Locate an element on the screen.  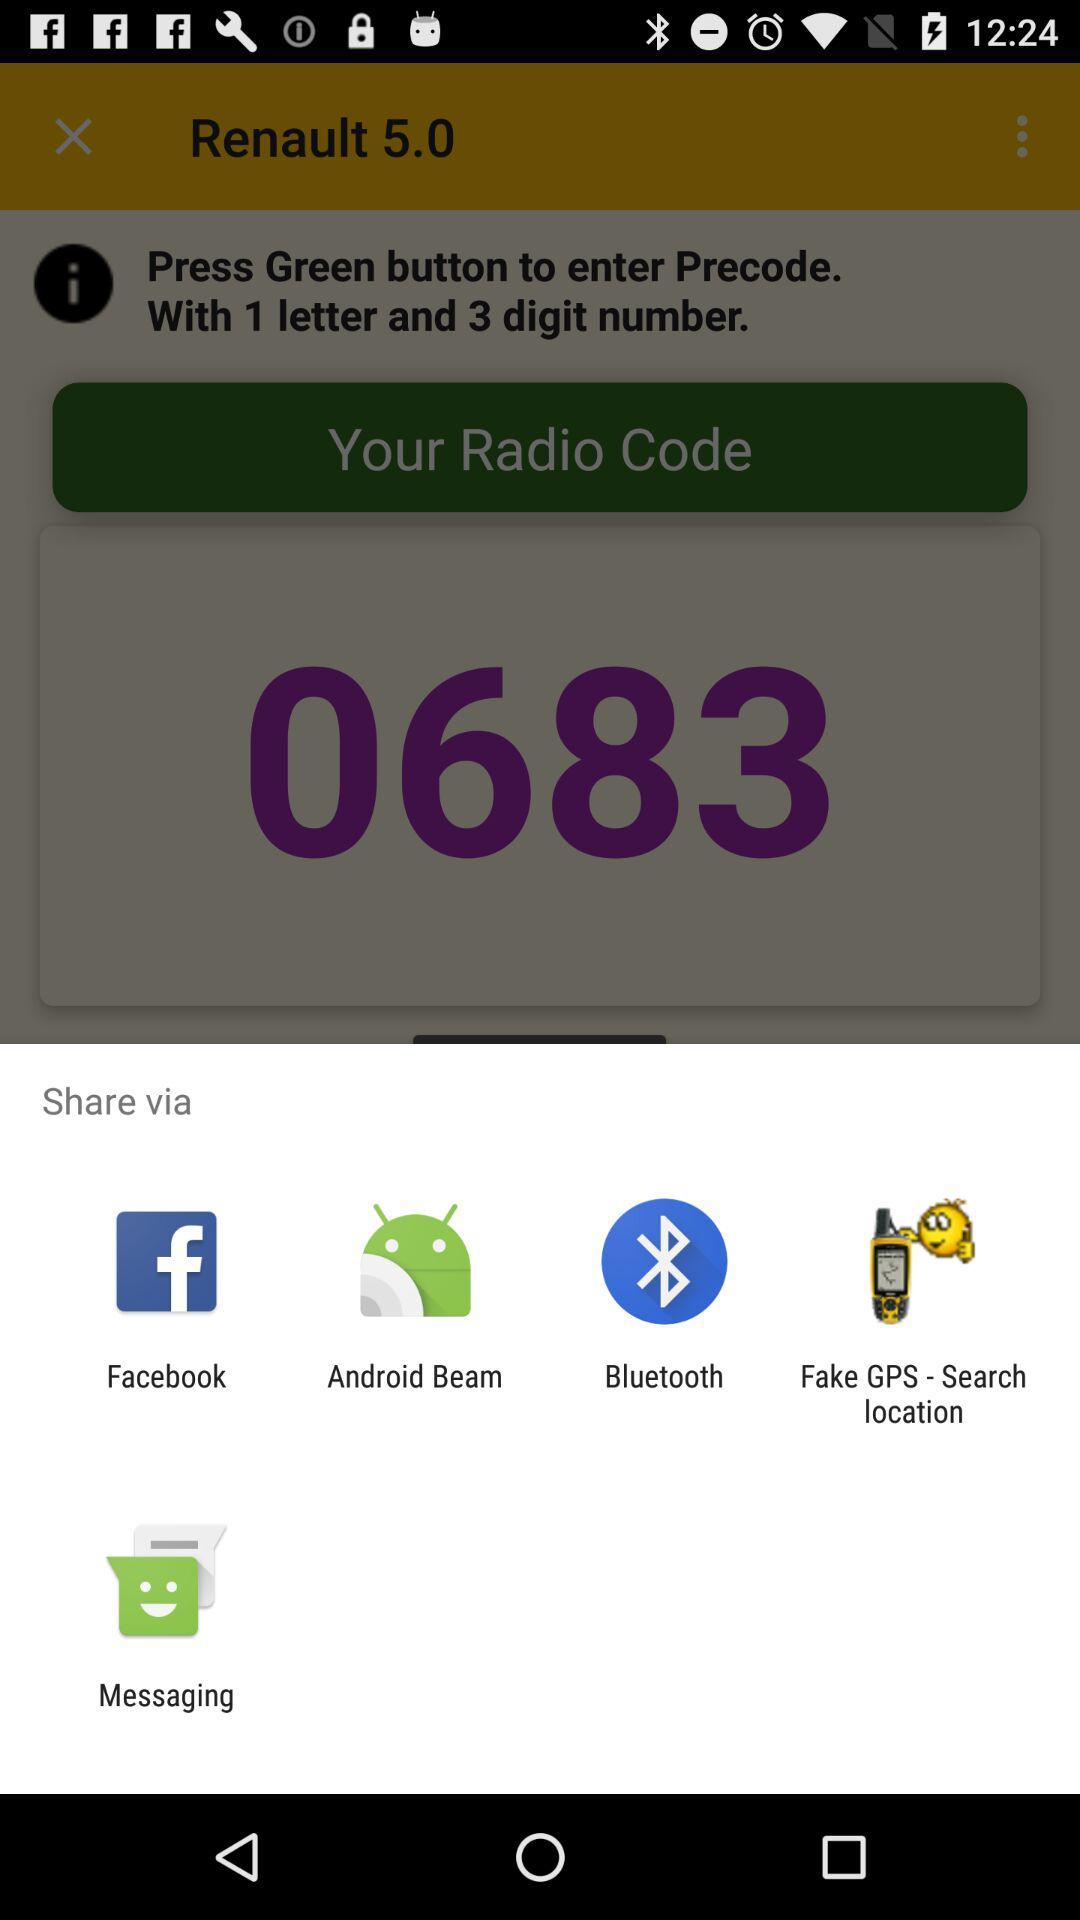
app to the right of the bluetooth app is located at coordinates (913, 1392).